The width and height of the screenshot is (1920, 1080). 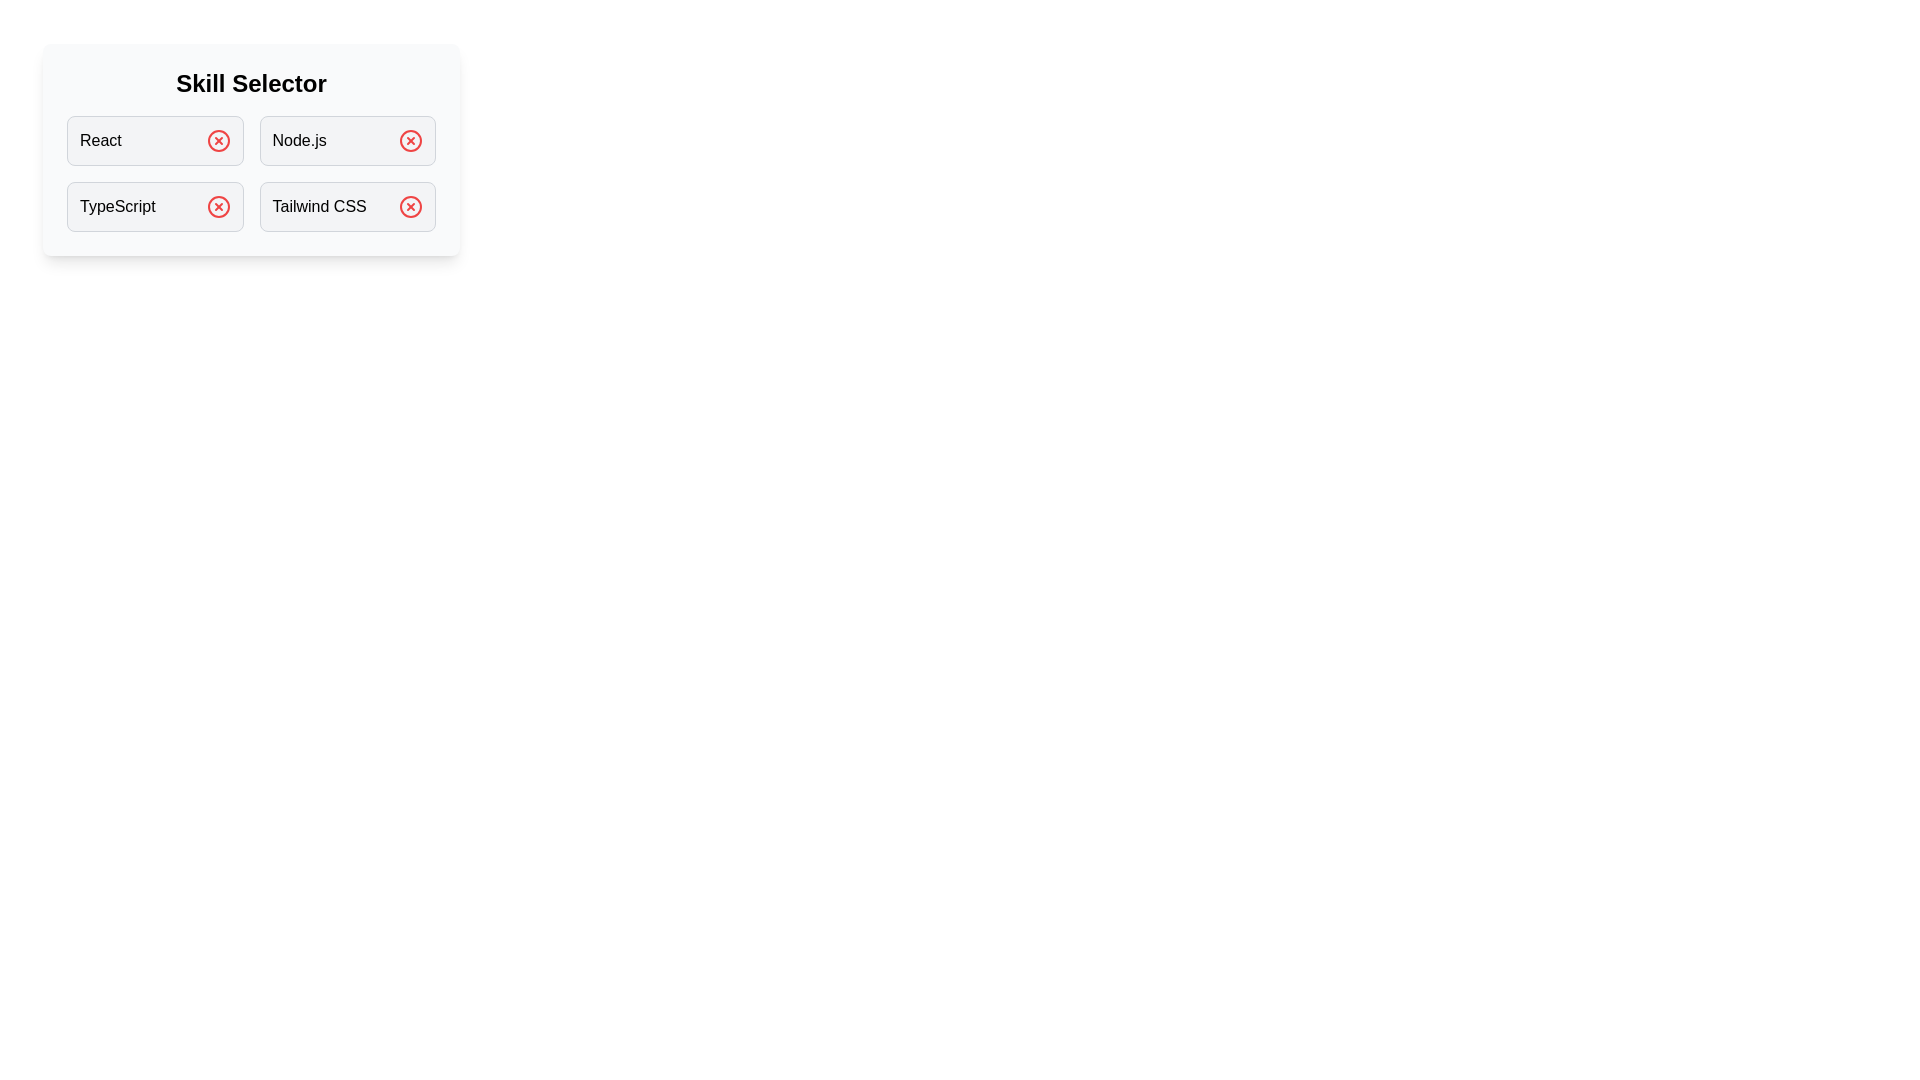 I want to click on the skill box labeled Tailwind CSS, so click(x=347, y=207).